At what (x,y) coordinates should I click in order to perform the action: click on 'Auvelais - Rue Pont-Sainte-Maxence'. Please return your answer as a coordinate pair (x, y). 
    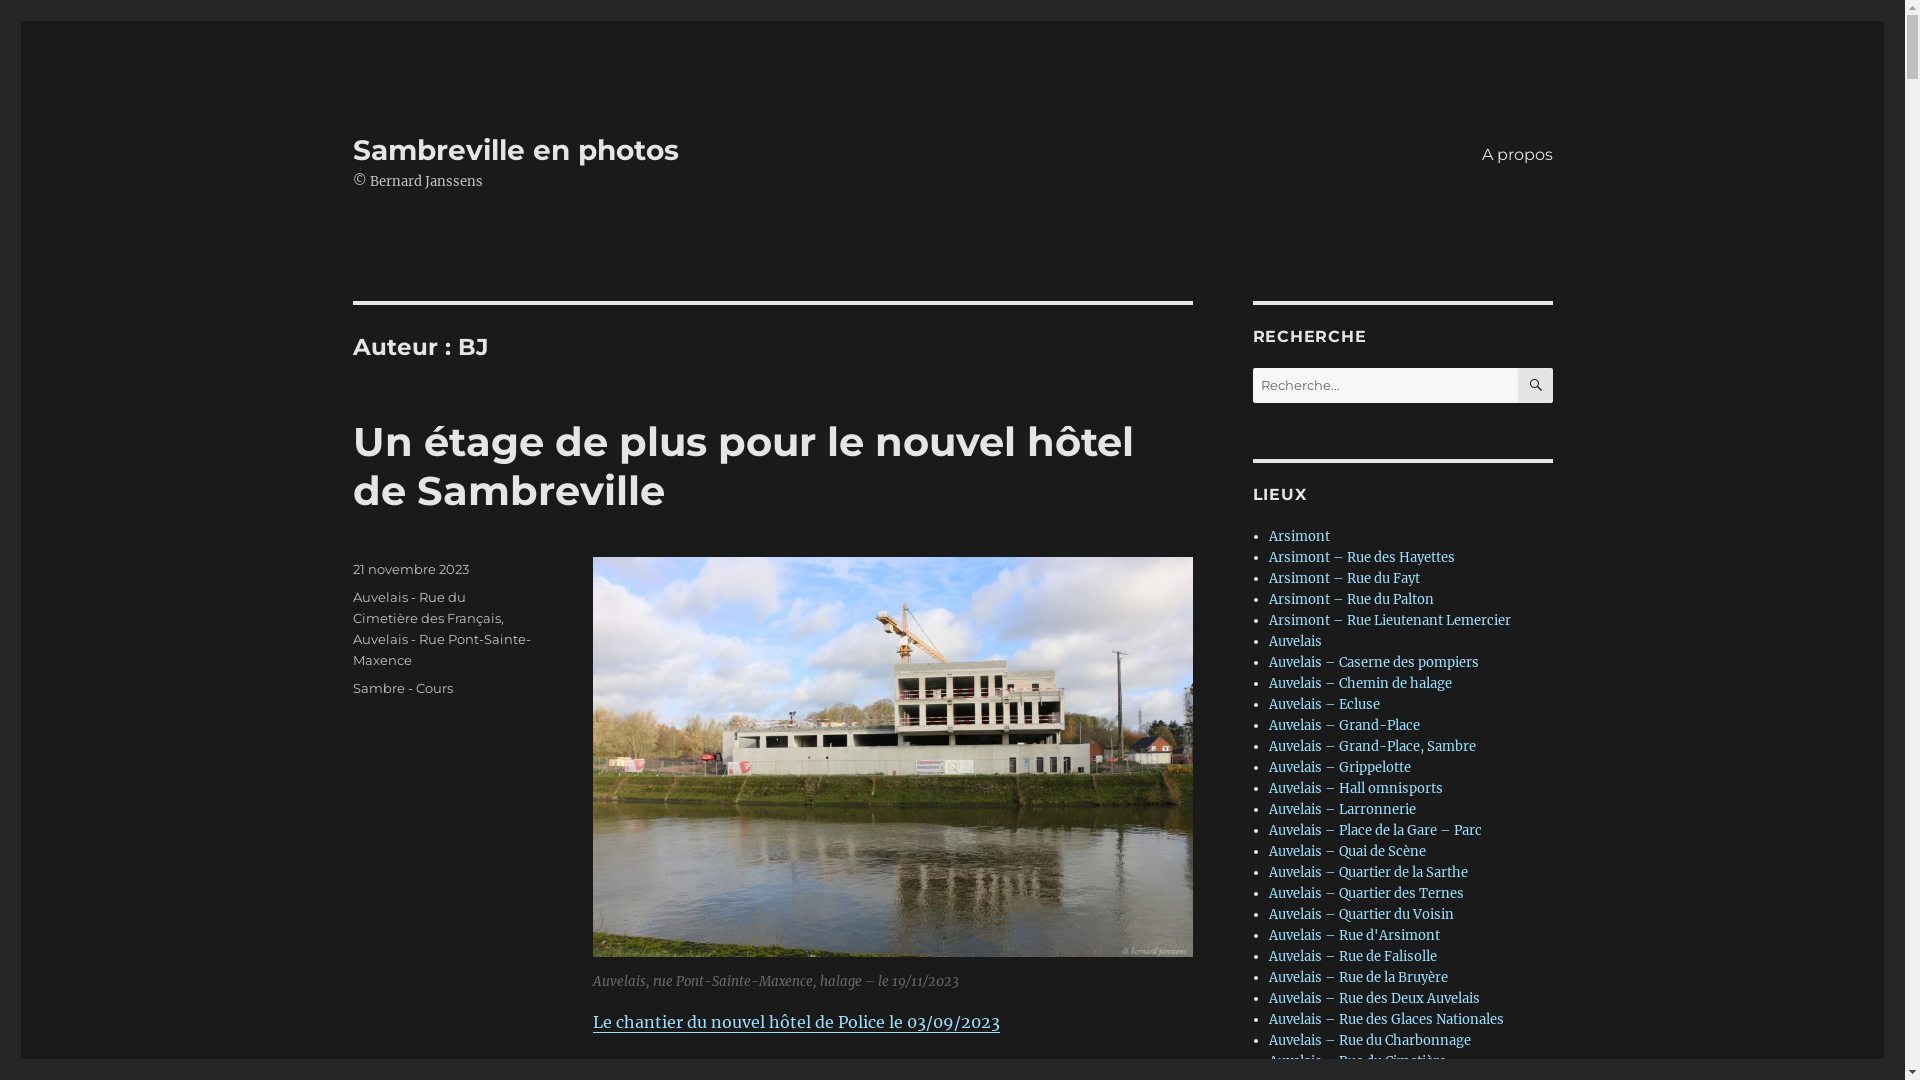
    Looking at the image, I should click on (440, 649).